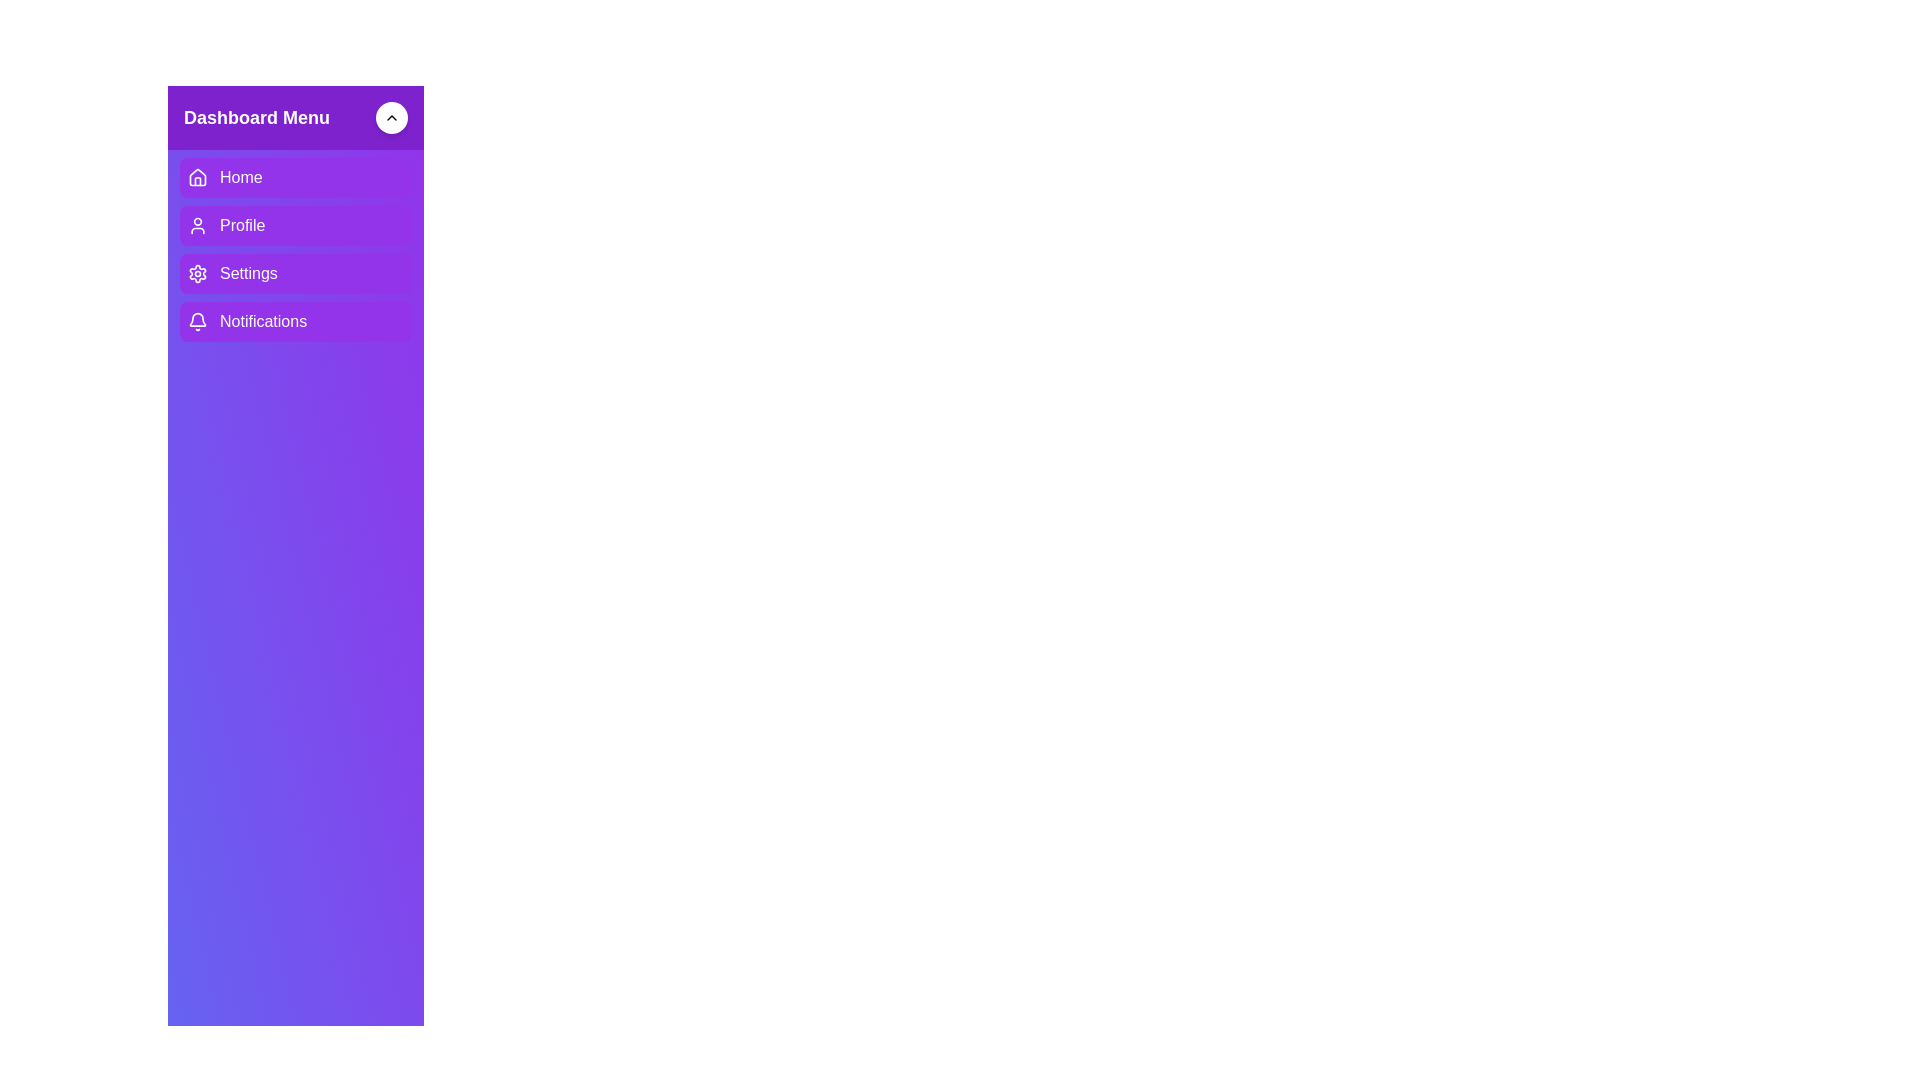  What do you see at coordinates (256, 118) in the screenshot?
I see `the text label reading 'Dashboard Menu', which is displayed in bold white font against a purple background, located in the upper section of the interface` at bounding box center [256, 118].